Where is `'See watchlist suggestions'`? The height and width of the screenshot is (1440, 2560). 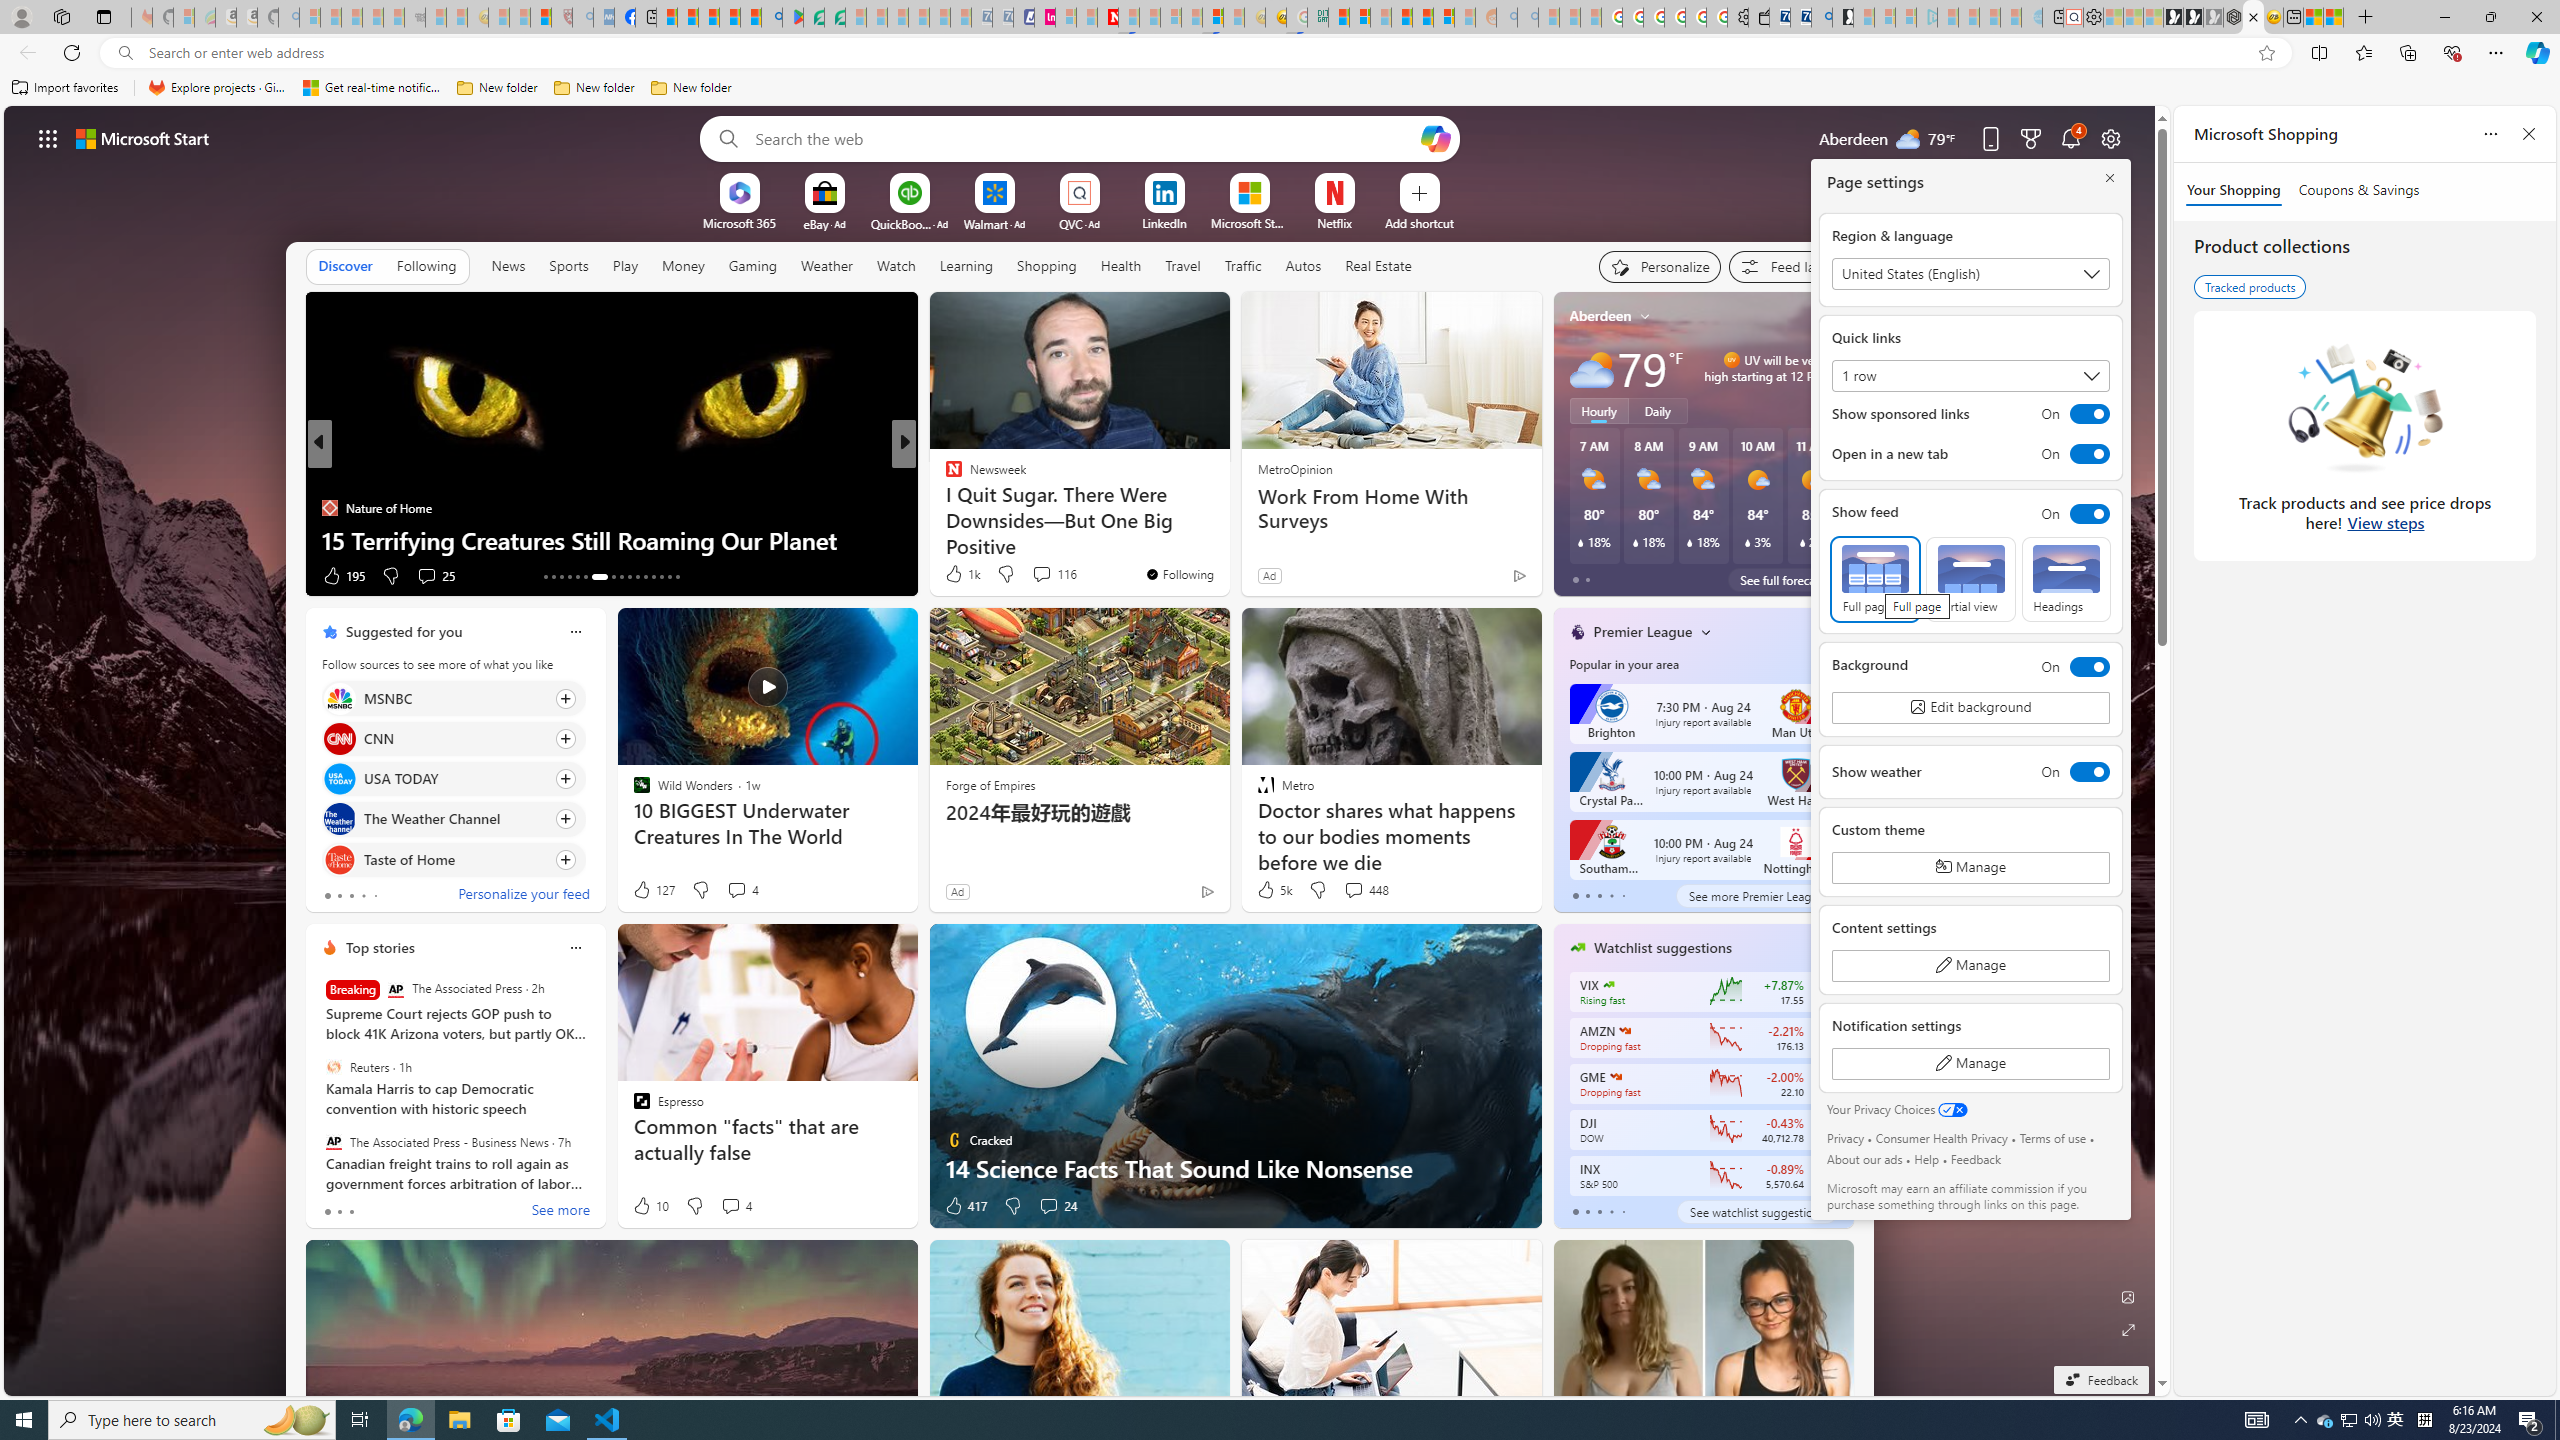
'See watchlist suggestions' is located at coordinates (1756, 1210).